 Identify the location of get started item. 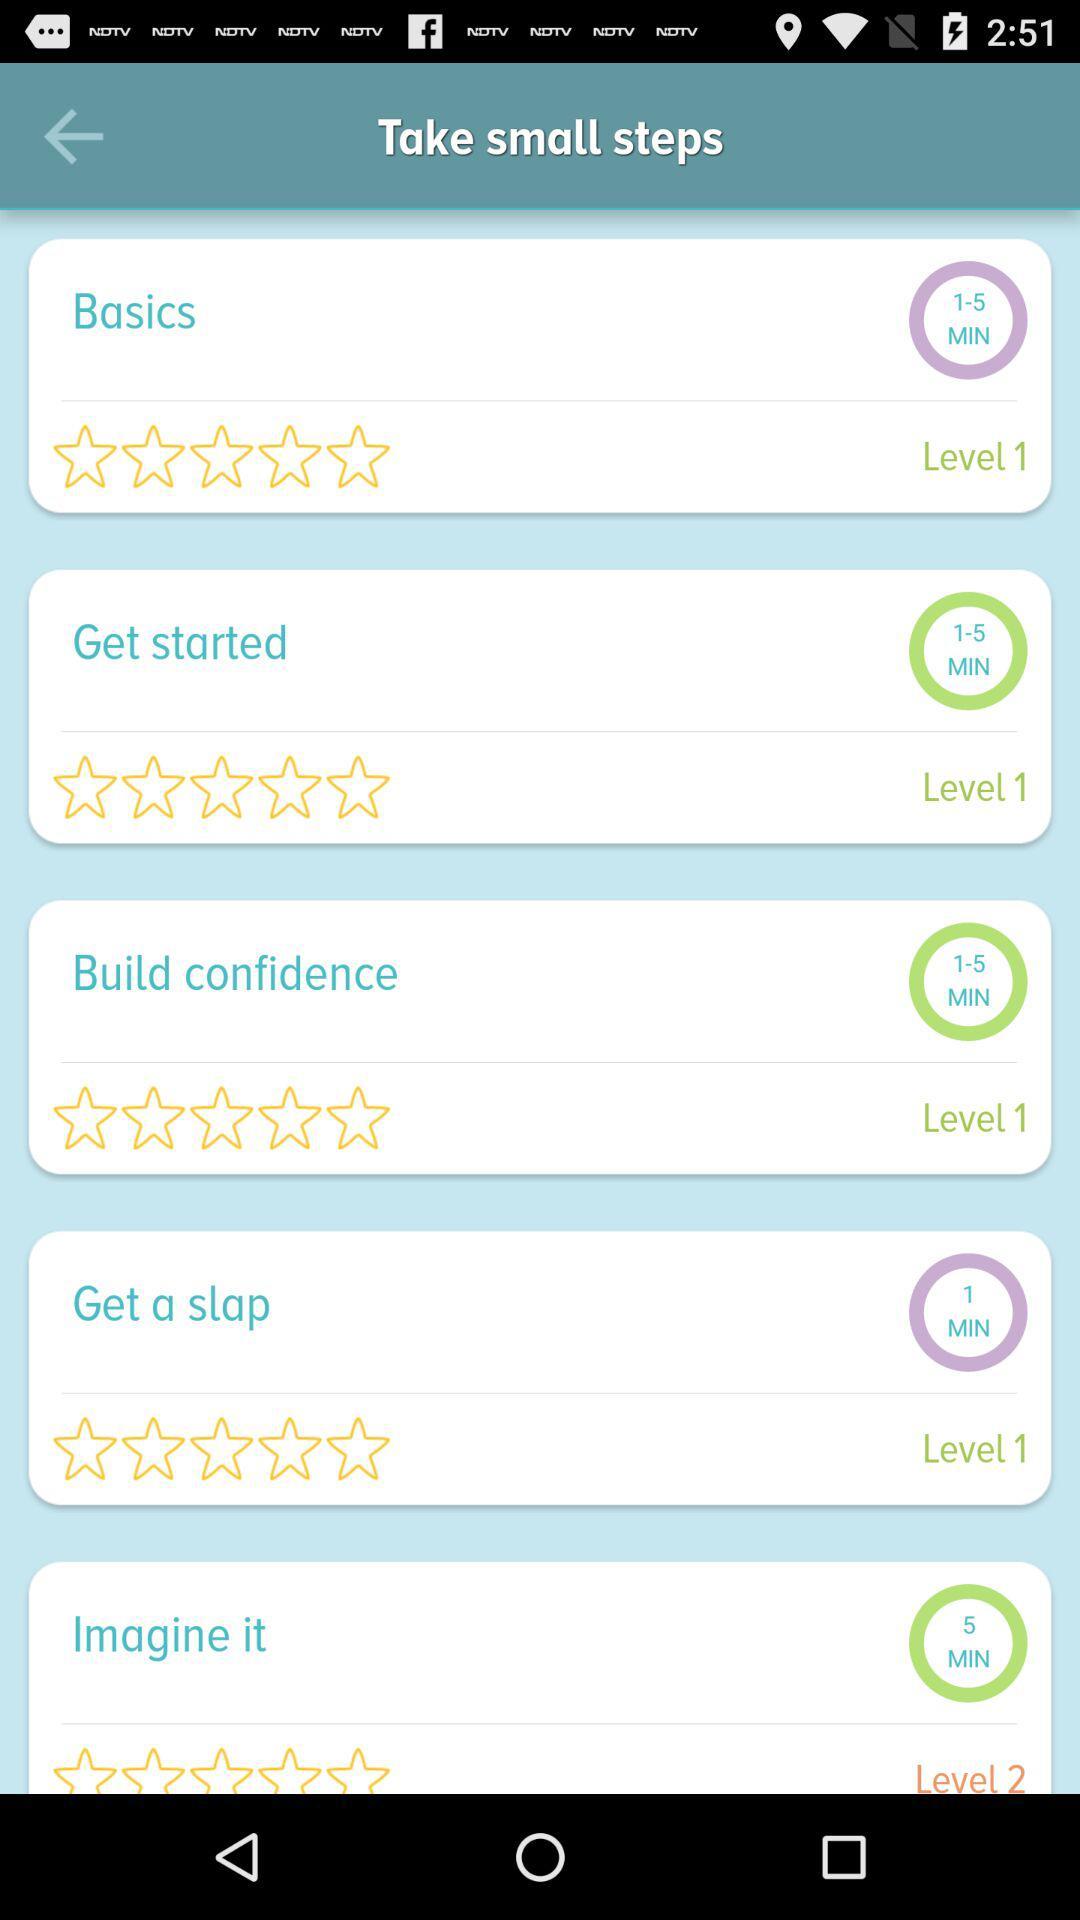
(479, 641).